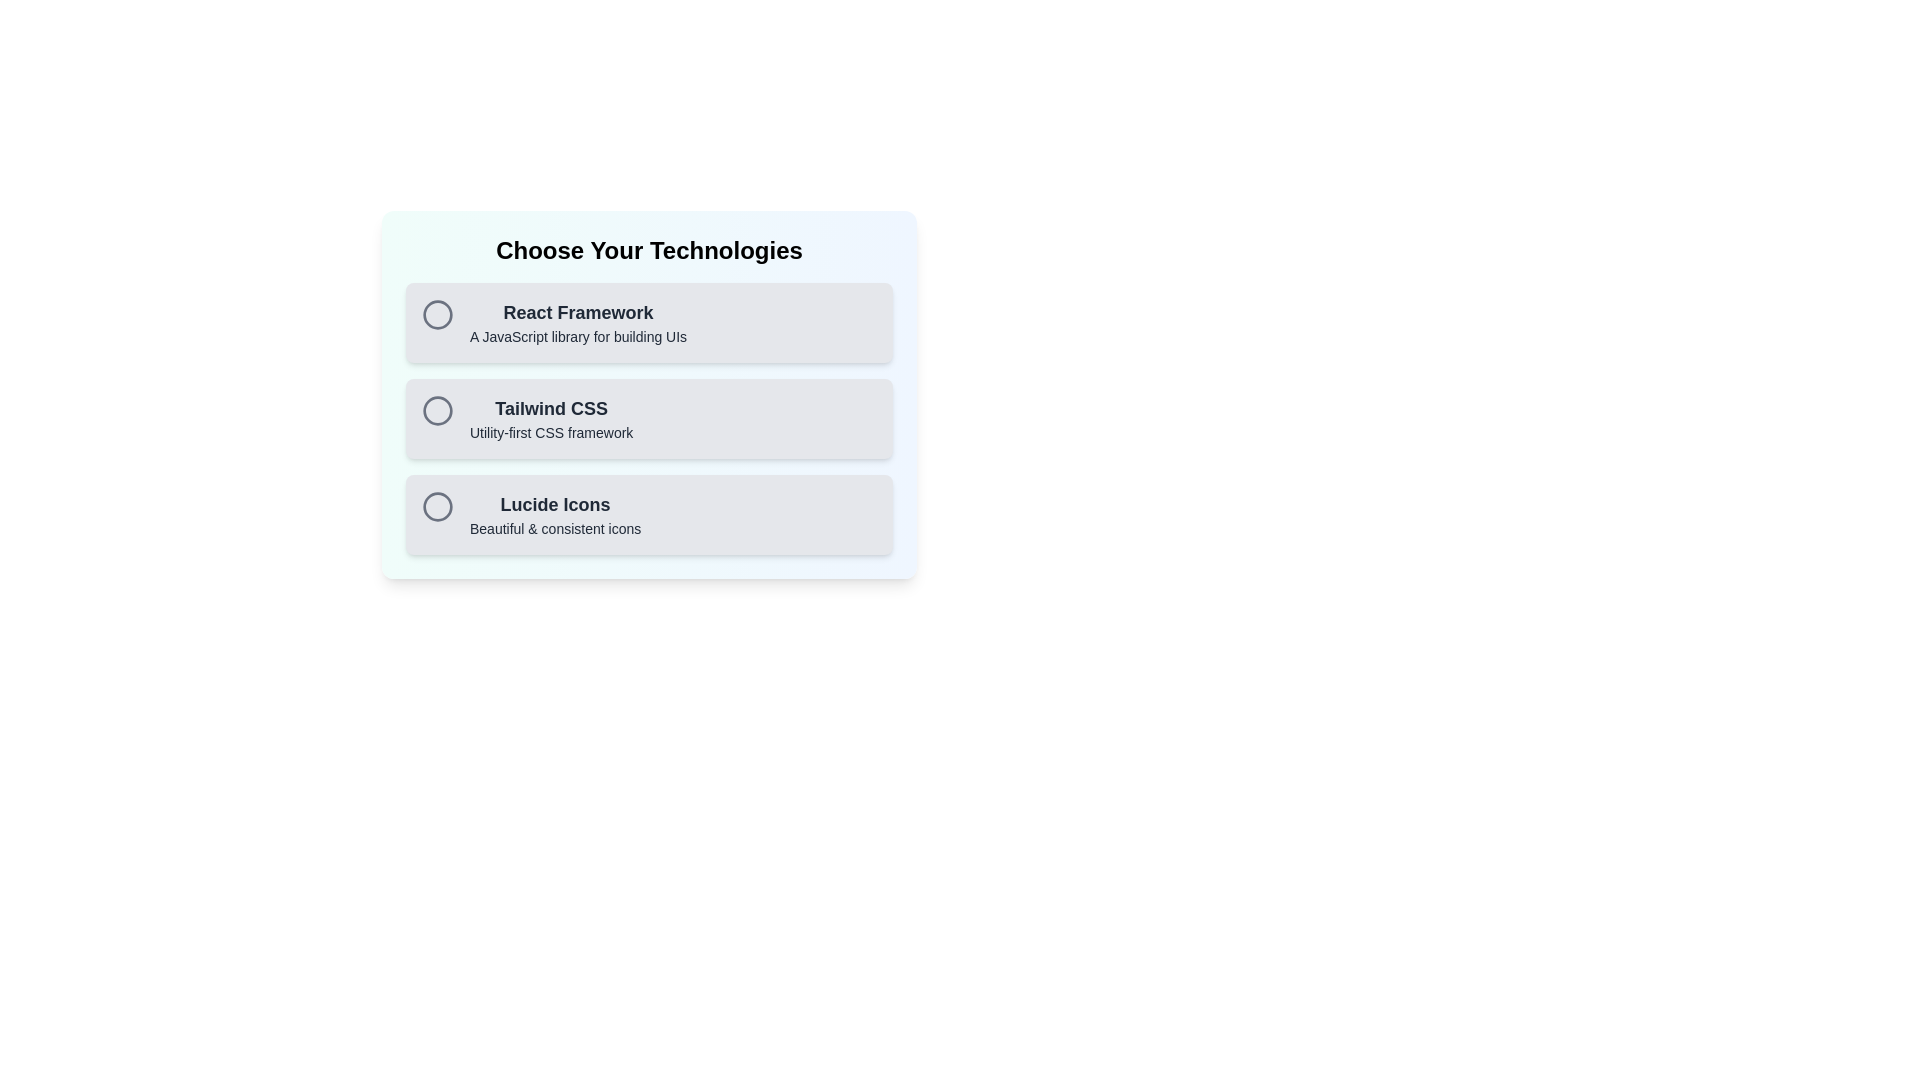  Describe the element at coordinates (649, 514) in the screenshot. I see `the chip labeled Lucide Icons` at that location.